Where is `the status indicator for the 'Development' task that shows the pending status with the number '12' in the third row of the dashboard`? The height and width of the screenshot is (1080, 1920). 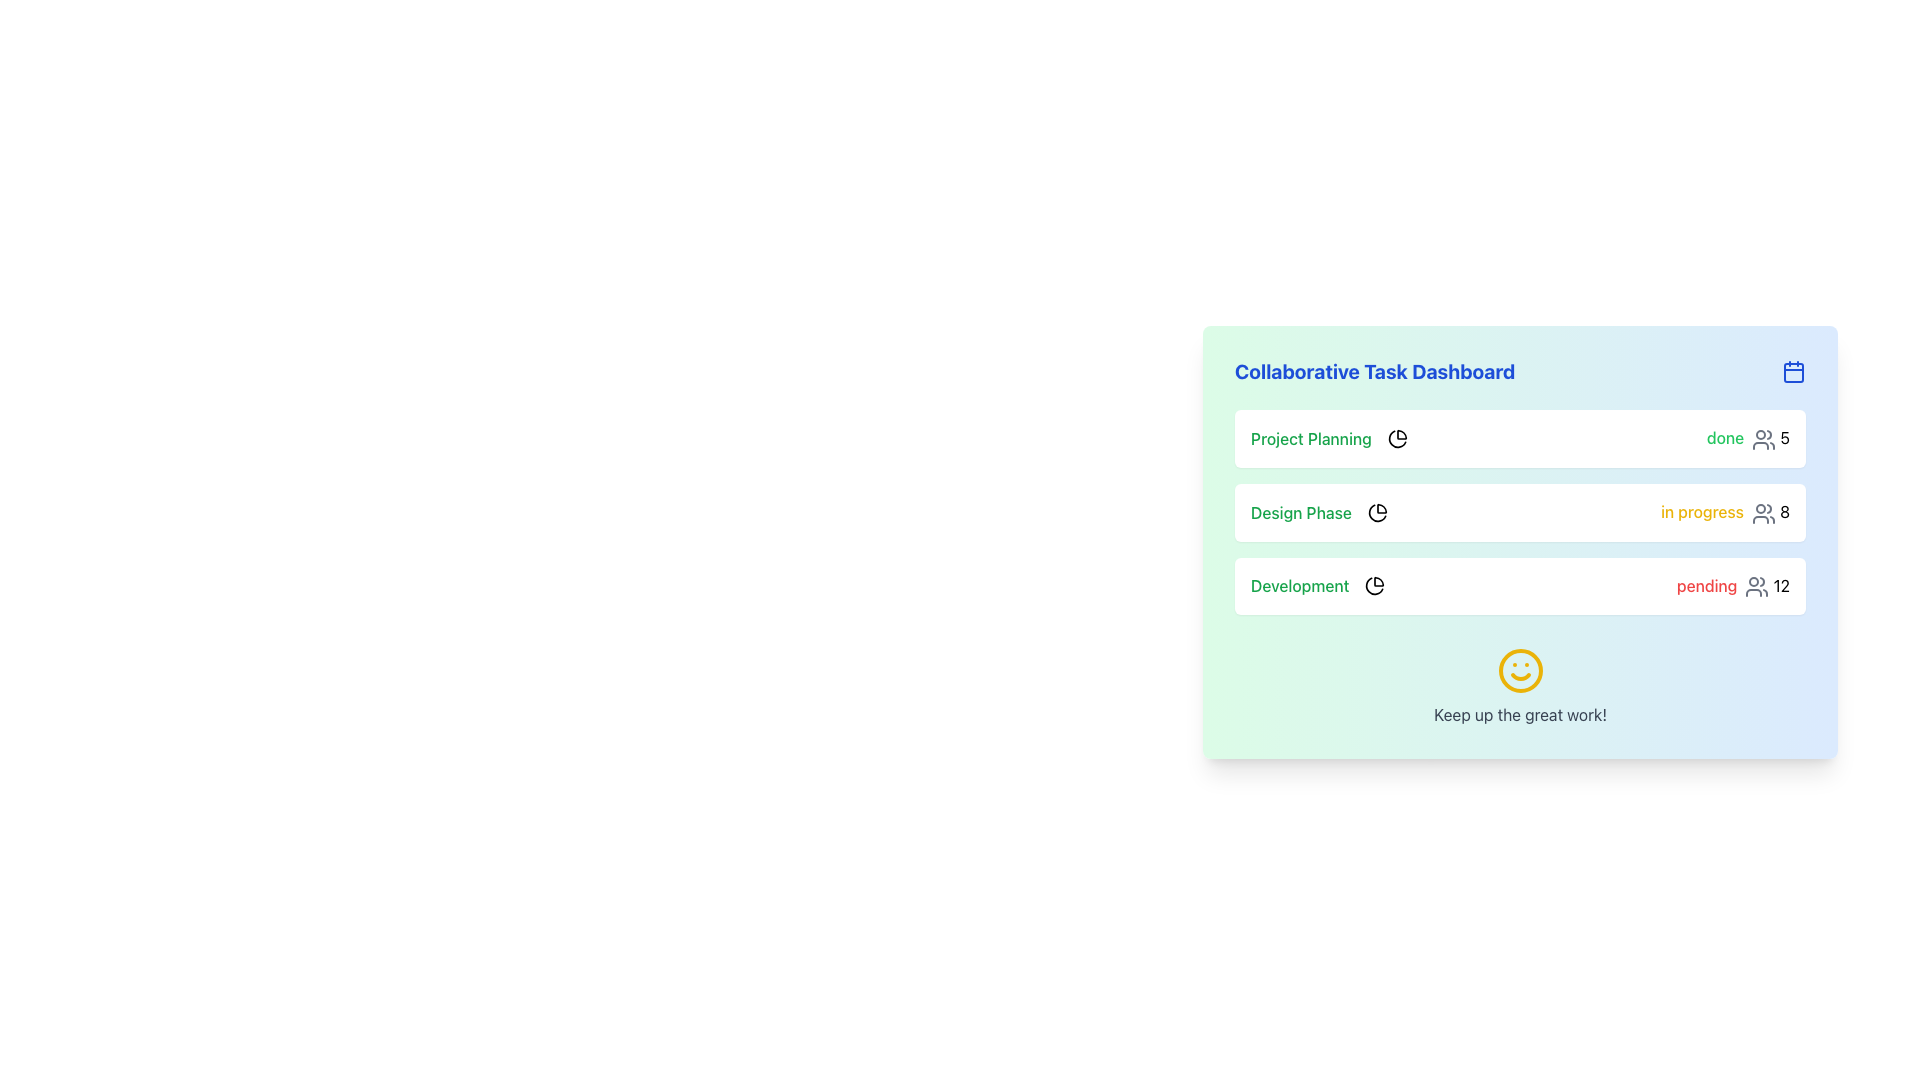 the status indicator for the 'Development' task that shows the pending status with the number '12' in the third row of the dashboard is located at coordinates (1732, 585).